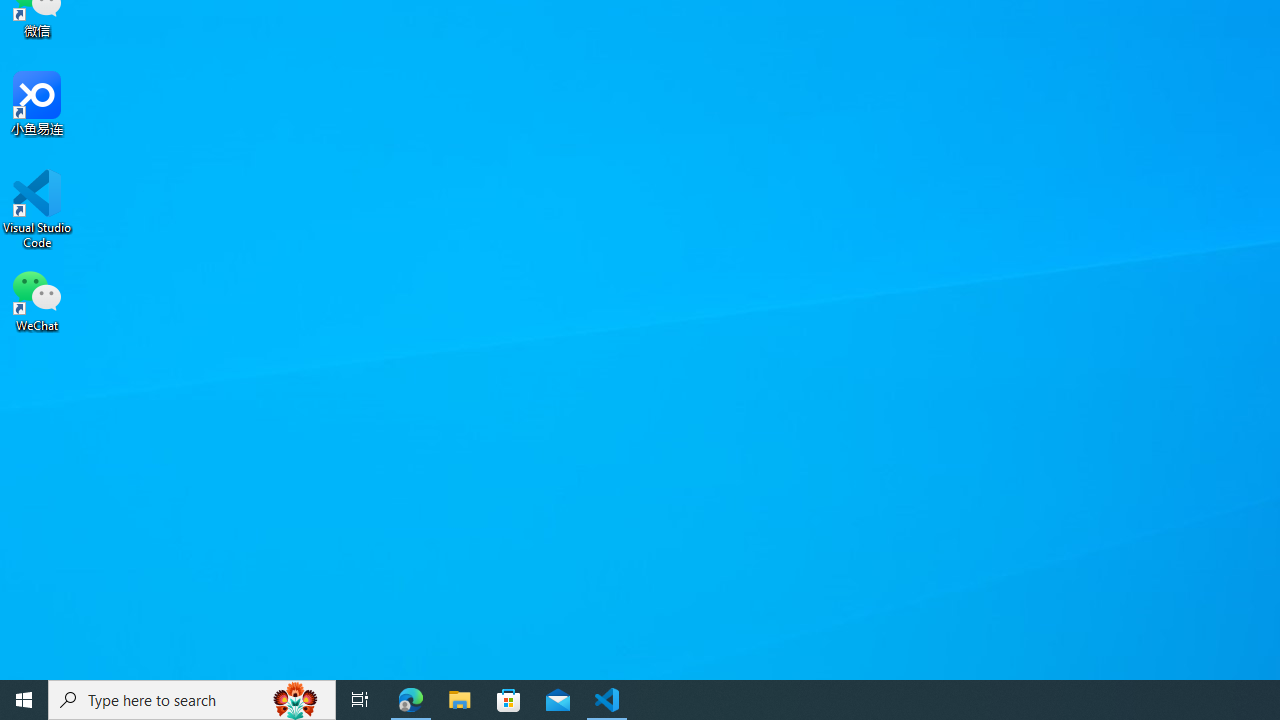 The height and width of the screenshot is (720, 1280). Describe the element at coordinates (294, 698) in the screenshot. I see `'Search highlights icon opens search home window'` at that location.